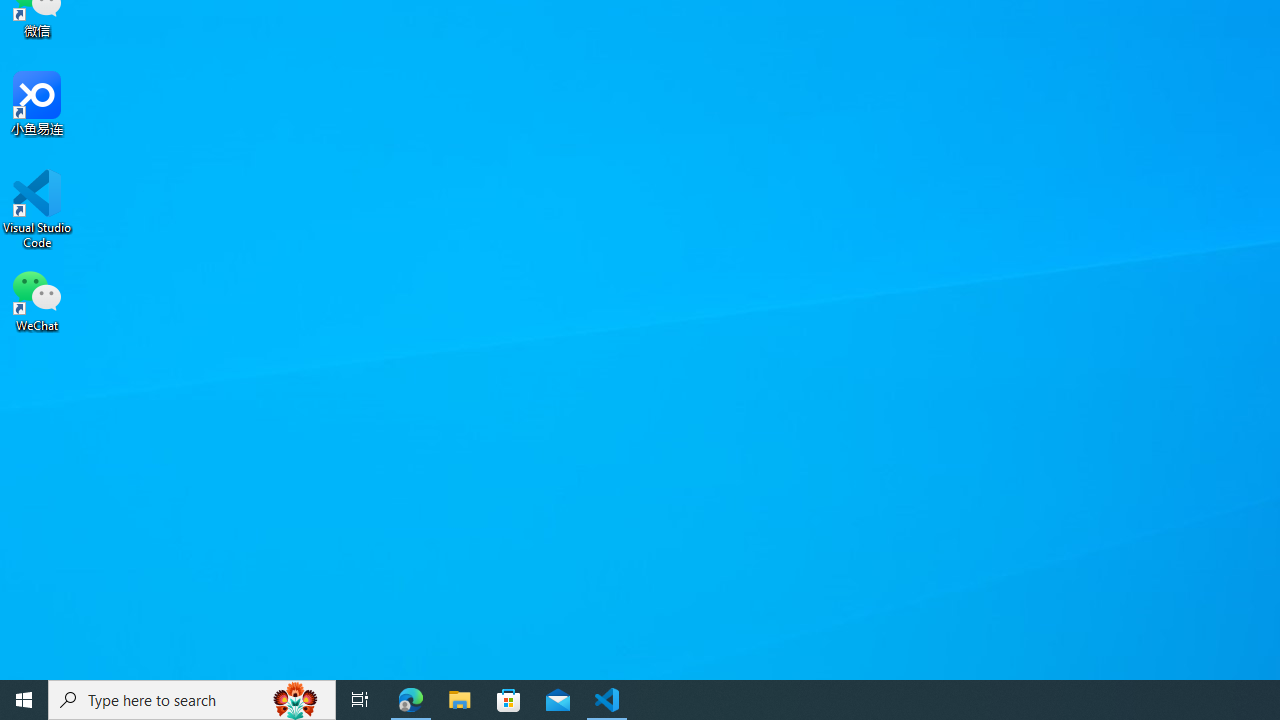 The height and width of the screenshot is (720, 1280). Describe the element at coordinates (294, 698) in the screenshot. I see `'Search highlights icon opens search home window'` at that location.